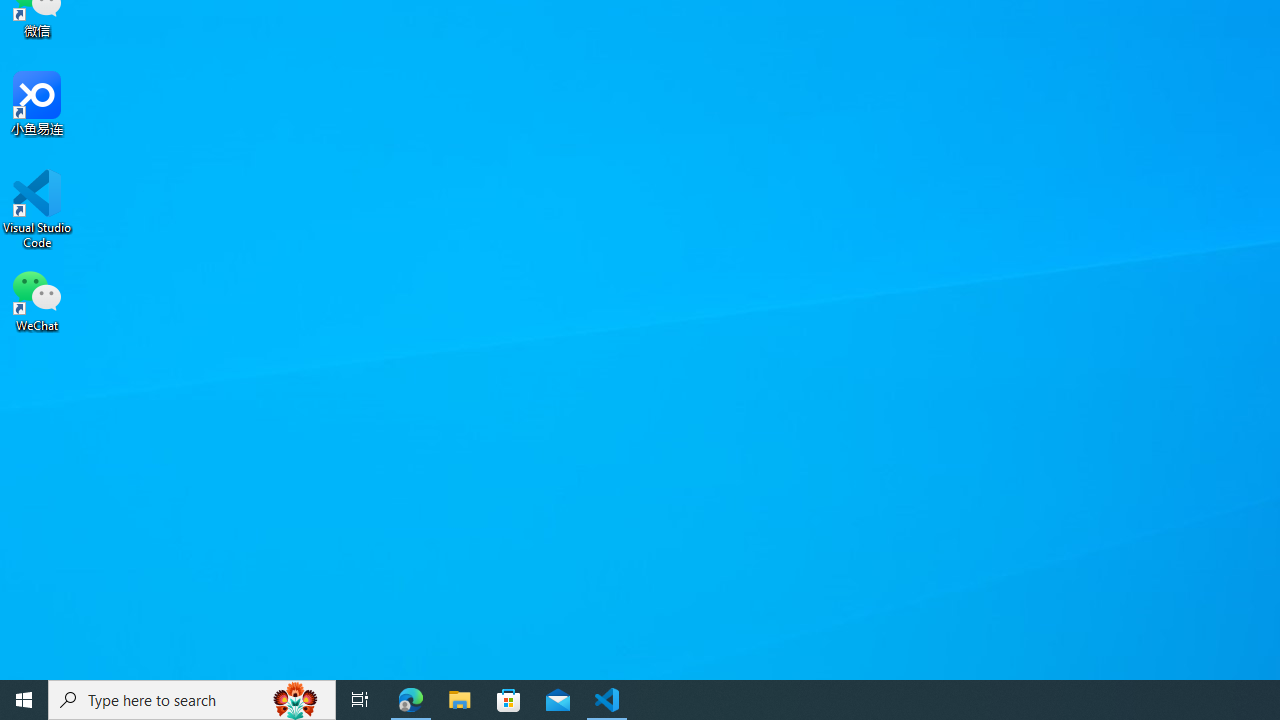 The height and width of the screenshot is (720, 1280). Describe the element at coordinates (294, 698) in the screenshot. I see `'Search highlights icon opens search home window'` at that location.